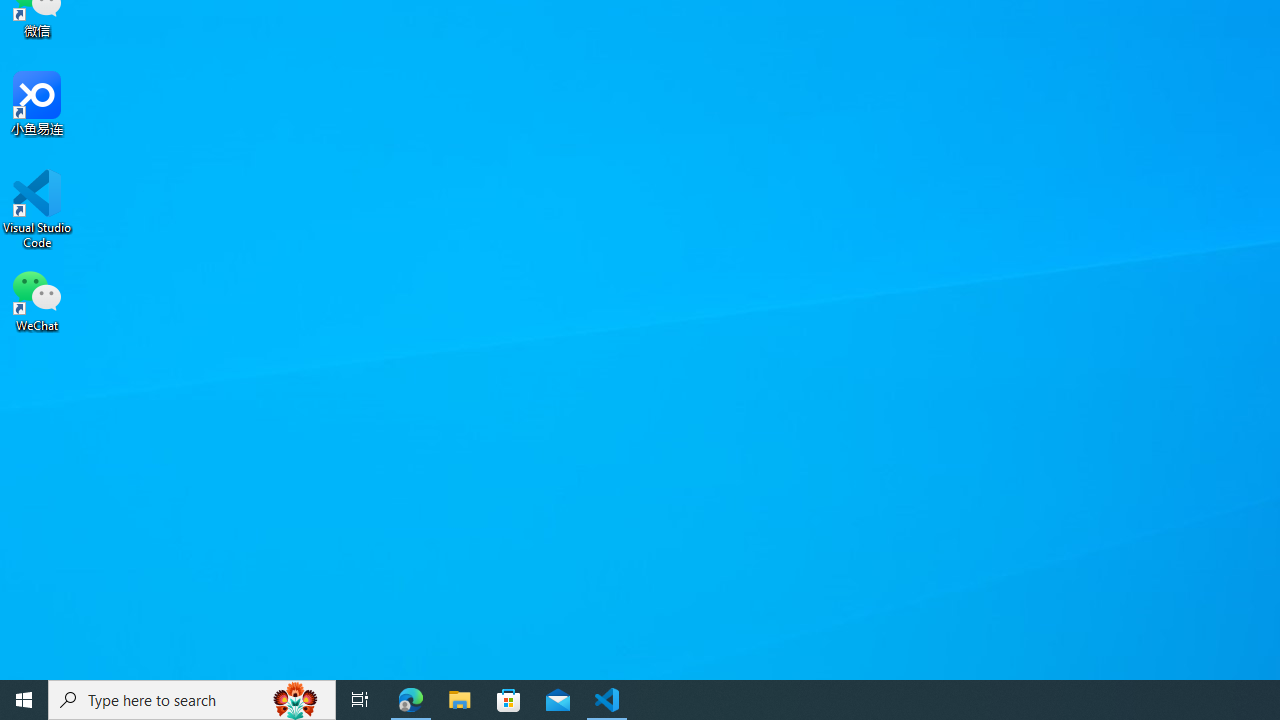 The height and width of the screenshot is (720, 1280). Describe the element at coordinates (294, 698) in the screenshot. I see `'Search highlights icon opens search home window'` at that location.